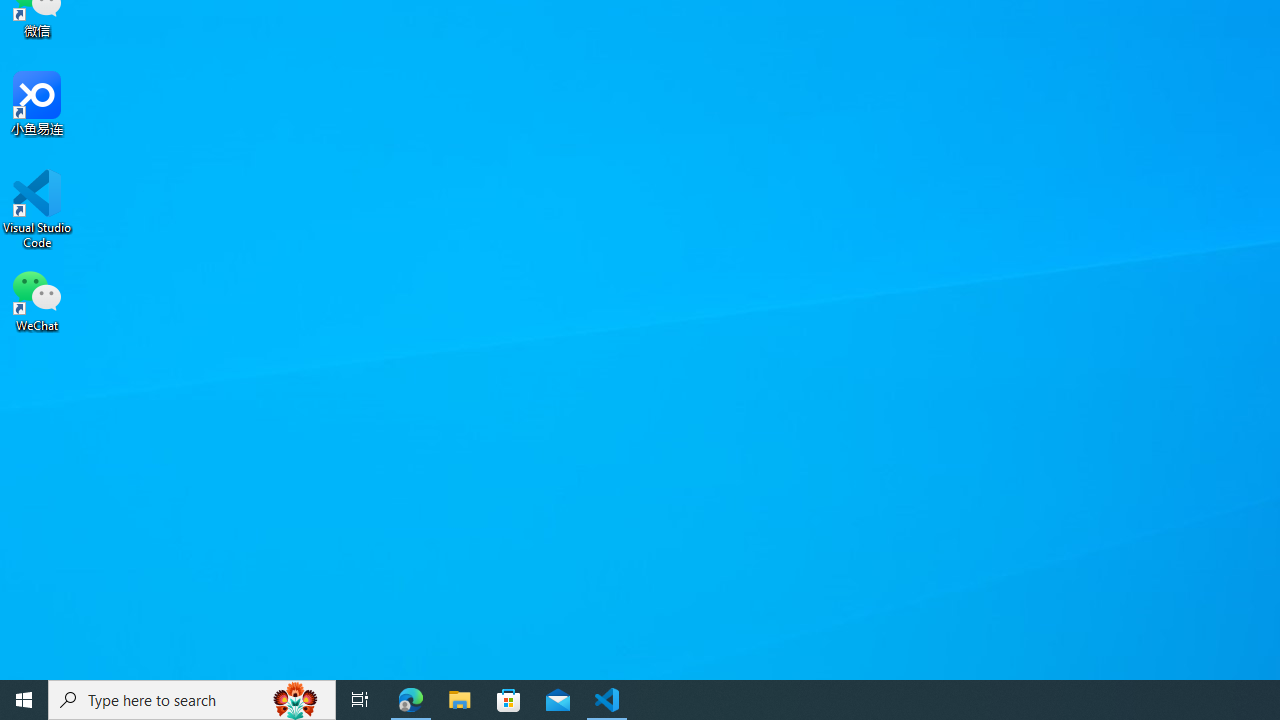 The height and width of the screenshot is (720, 1280). Describe the element at coordinates (294, 698) in the screenshot. I see `'Search highlights icon opens search home window'` at that location.